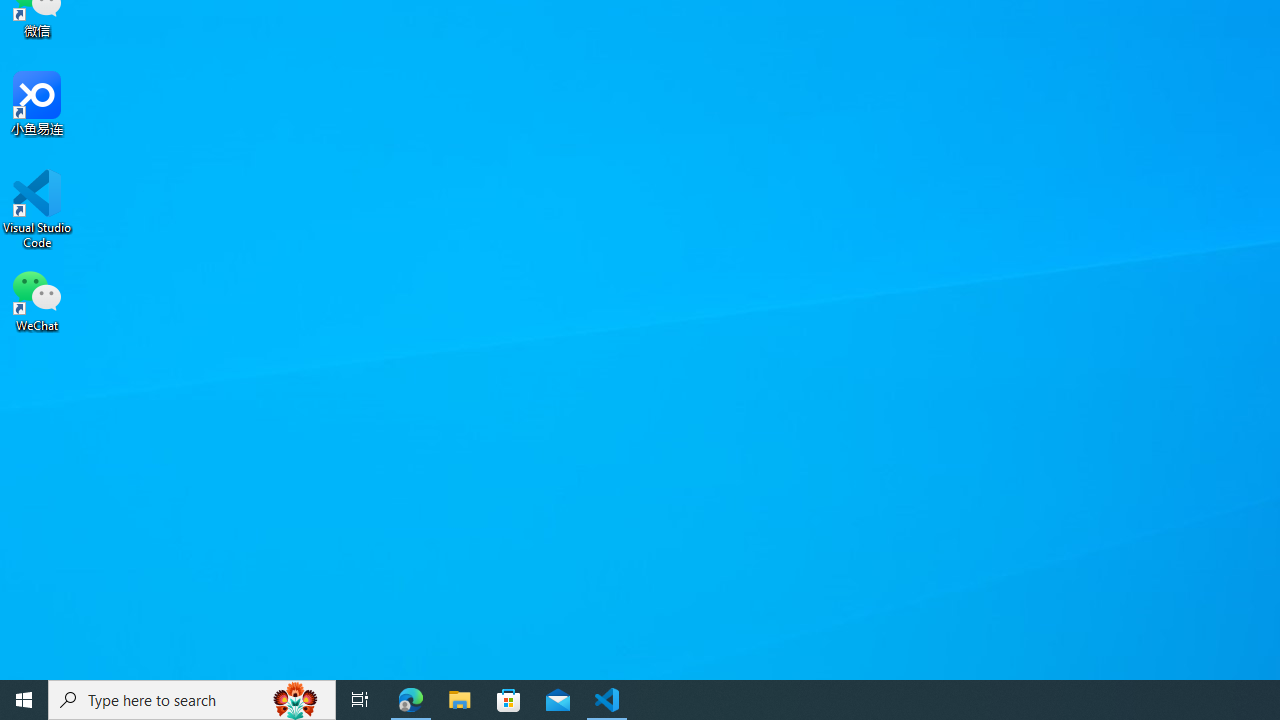 The height and width of the screenshot is (720, 1280). Describe the element at coordinates (294, 698) in the screenshot. I see `'Search highlights icon opens search home window'` at that location.